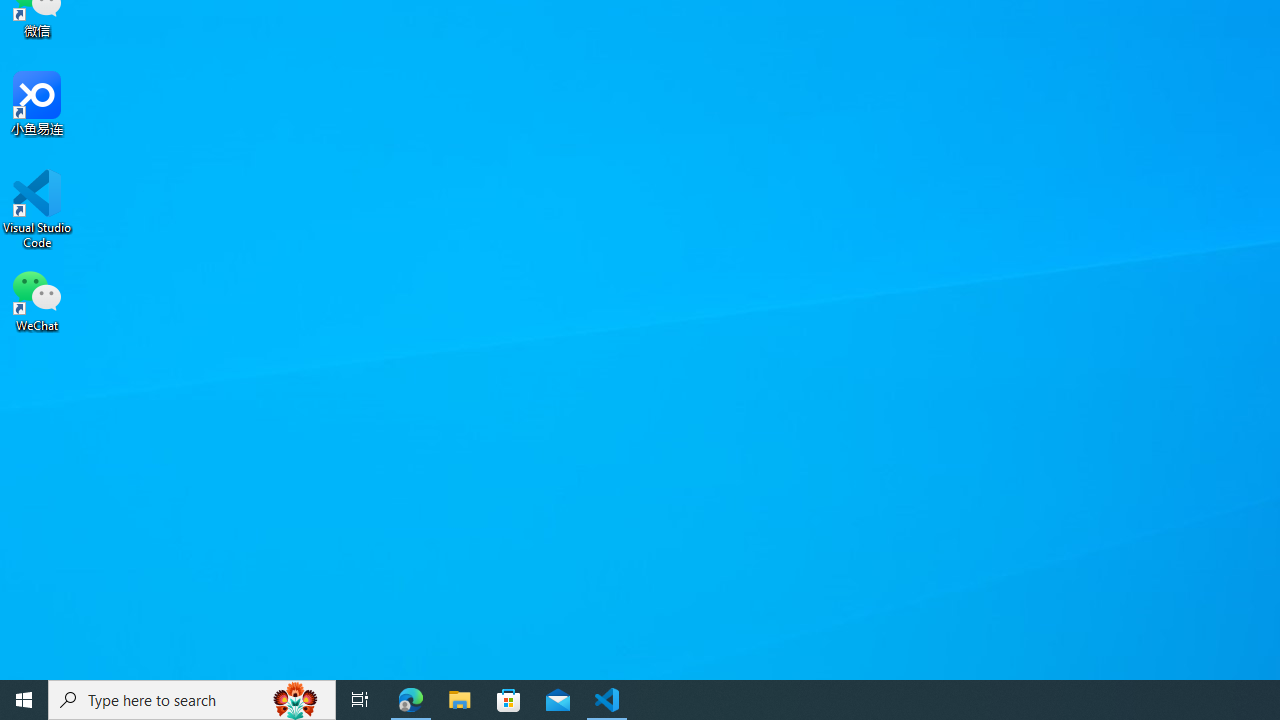 The height and width of the screenshot is (720, 1280). Describe the element at coordinates (294, 698) in the screenshot. I see `'Search highlights icon opens search home window'` at that location.